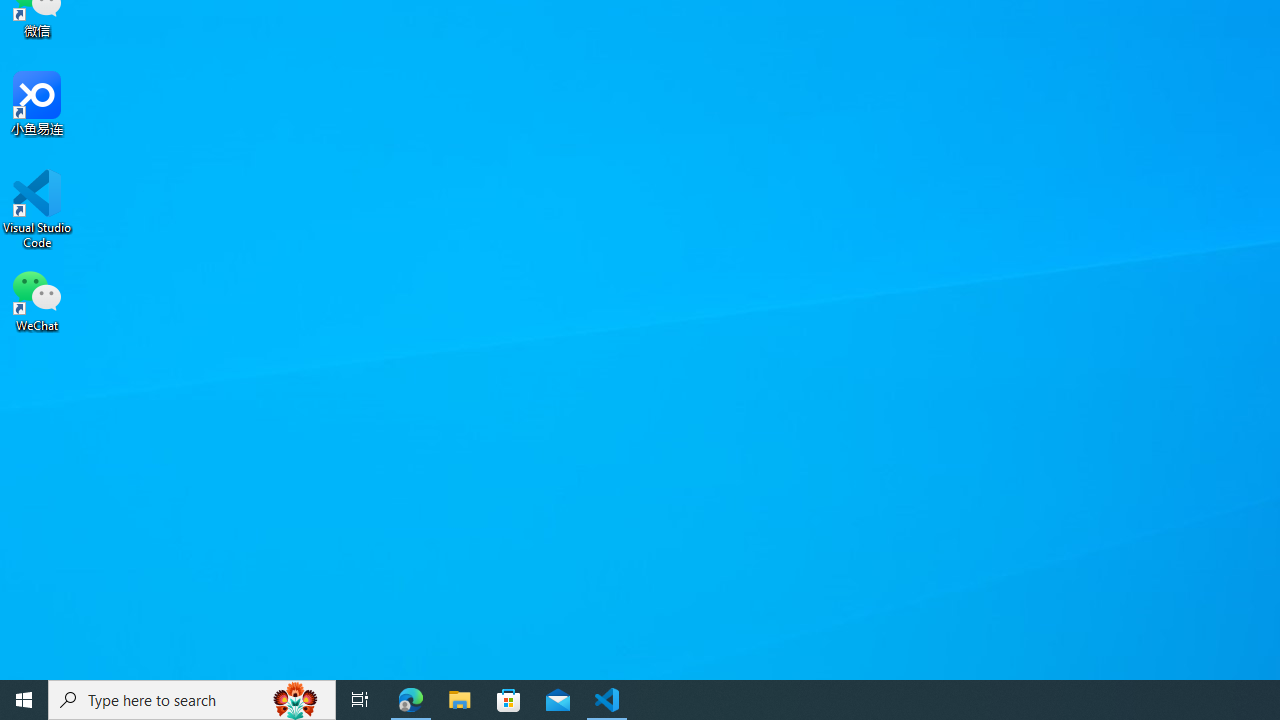 The height and width of the screenshot is (720, 1280). Describe the element at coordinates (294, 698) in the screenshot. I see `'Search highlights icon opens search home window'` at that location.